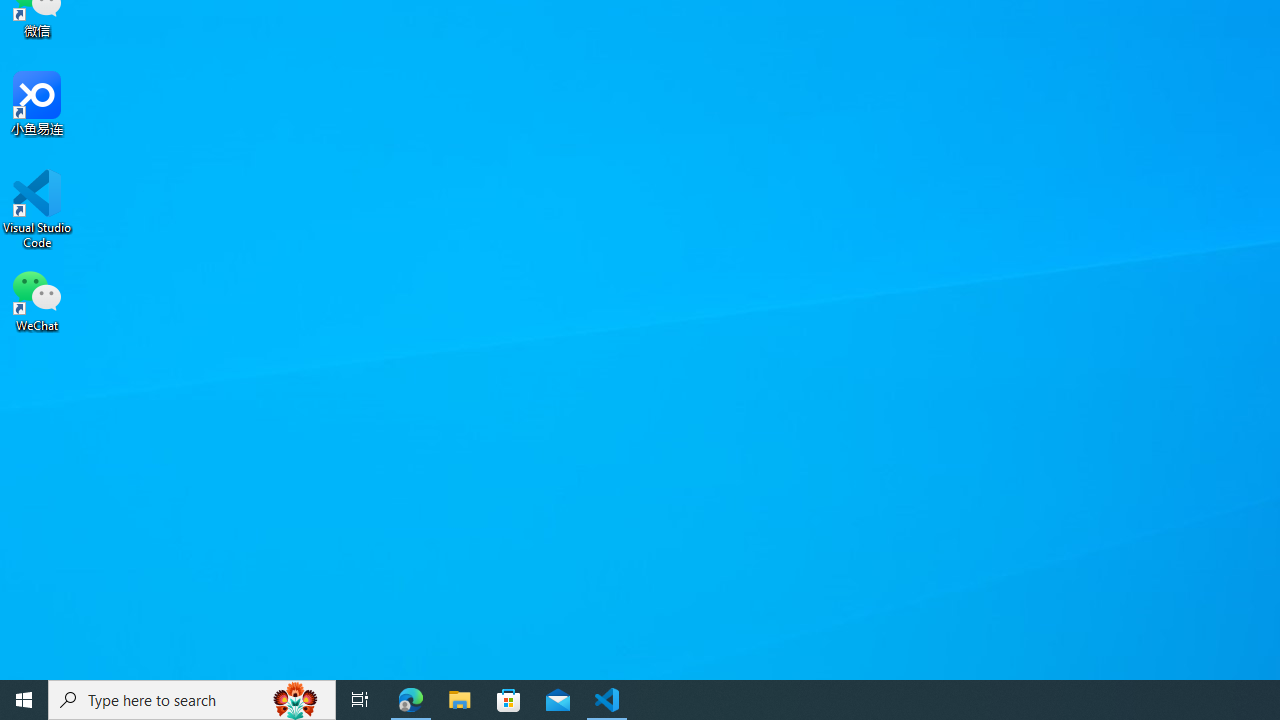 The height and width of the screenshot is (720, 1280). Describe the element at coordinates (294, 698) in the screenshot. I see `'Search highlights icon opens search home window'` at that location.